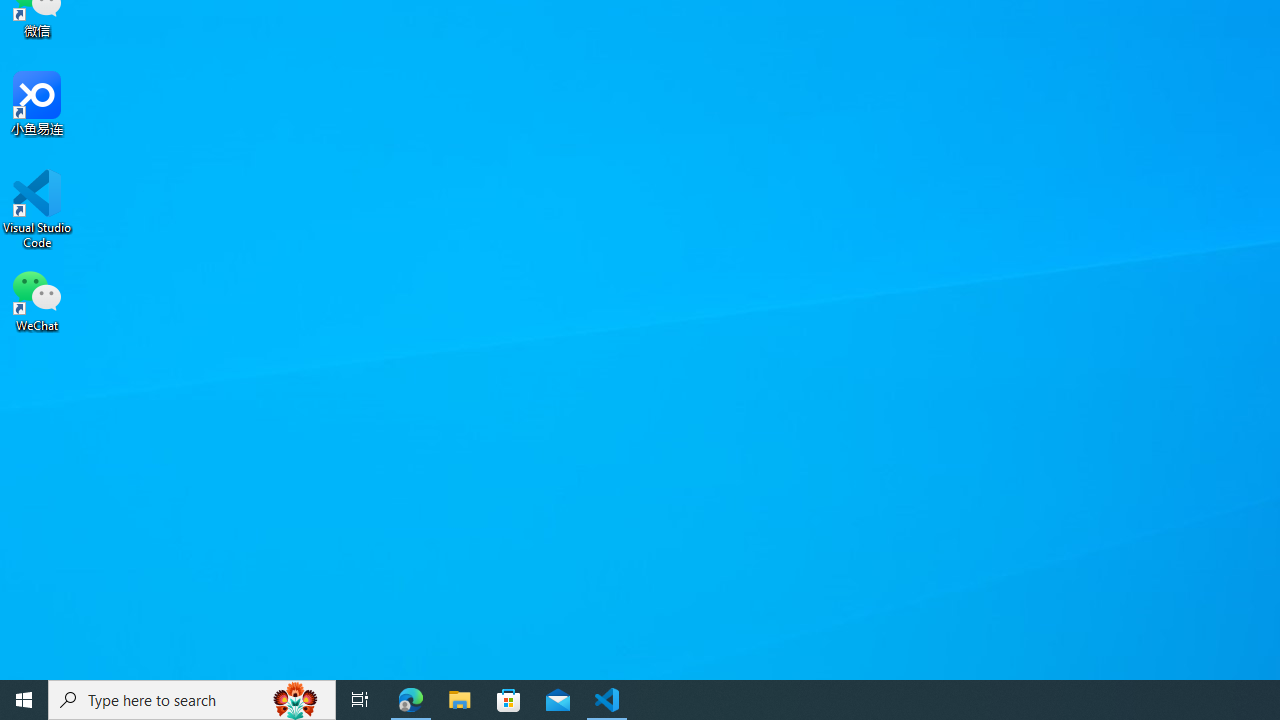 The height and width of the screenshot is (720, 1280). Describe the element at coordinates (294, 698) in the screenshot. I see `'Search highlights icon opens search home window'` at that location.